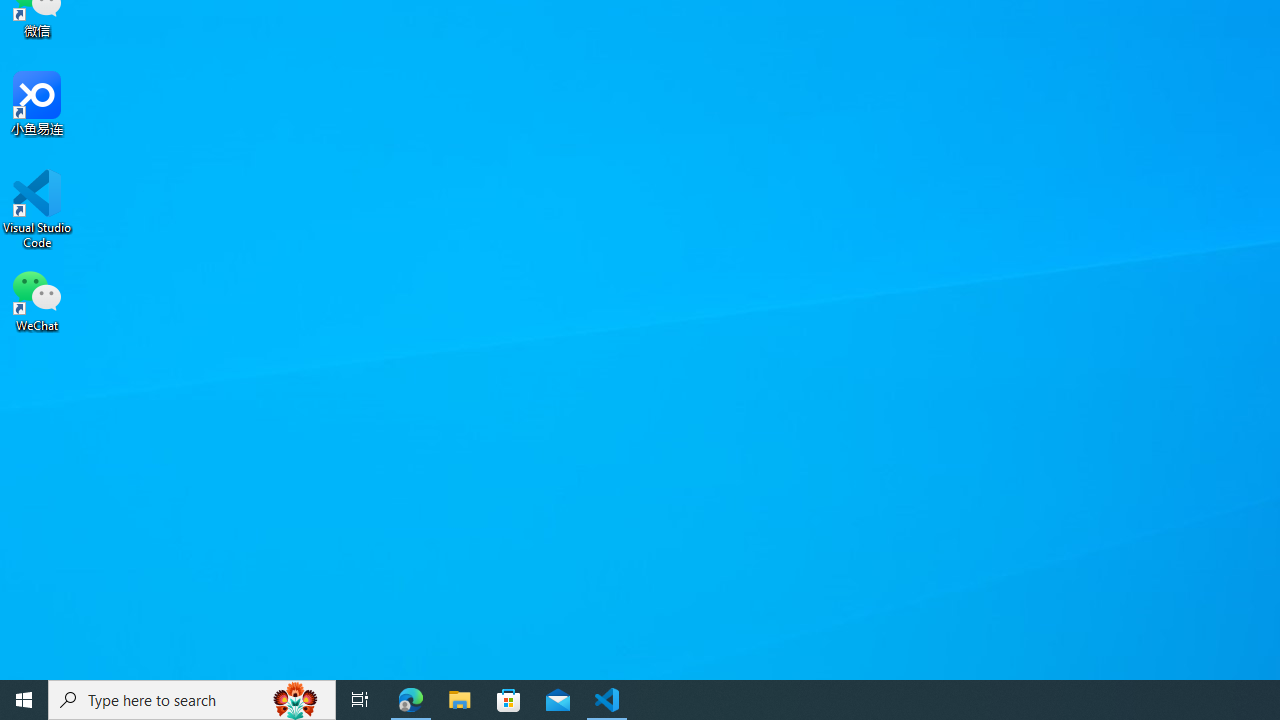 The height and width of the screenshot is (720, 1280). Describe the element at coordinates (294, 698) in the screenshot. I see `'Search highlights icon opens search home window'` at that location.